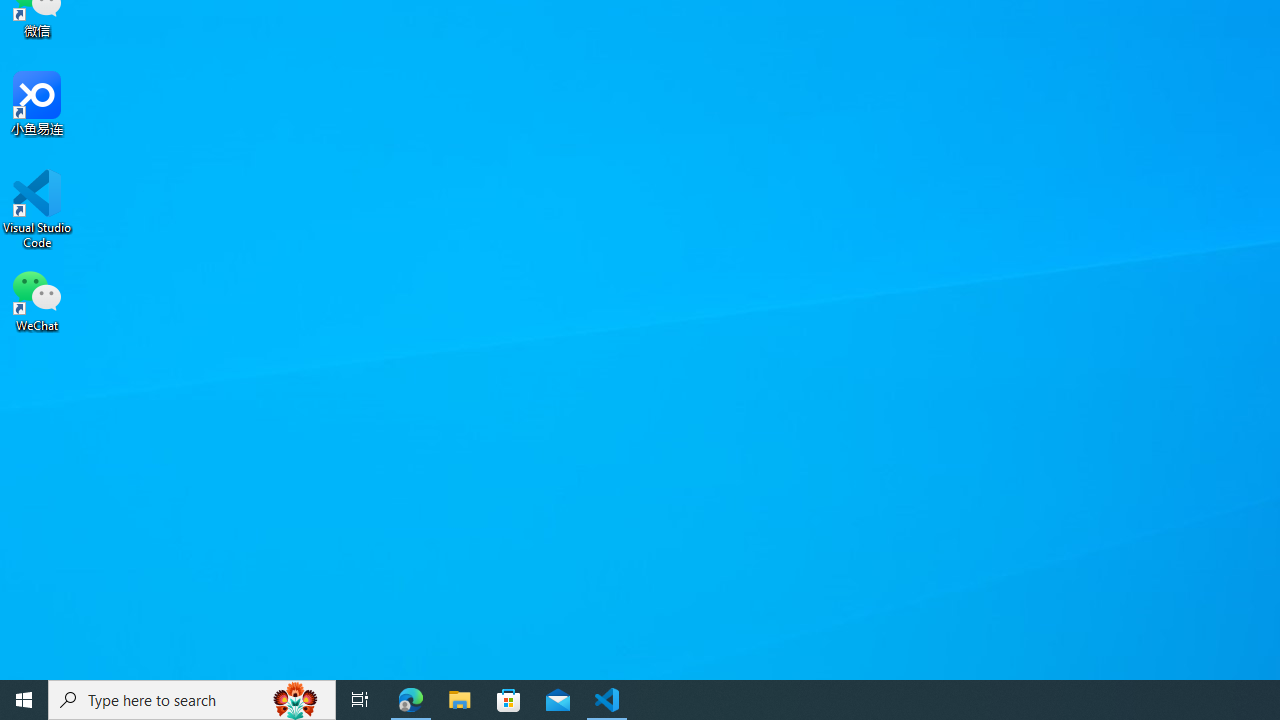 The height and width of the screenshot is (720, 1280). Describe the element at coordinates (294, 698) in the screenshot. I see `'Search highlights icon opens search home window'` at that location.